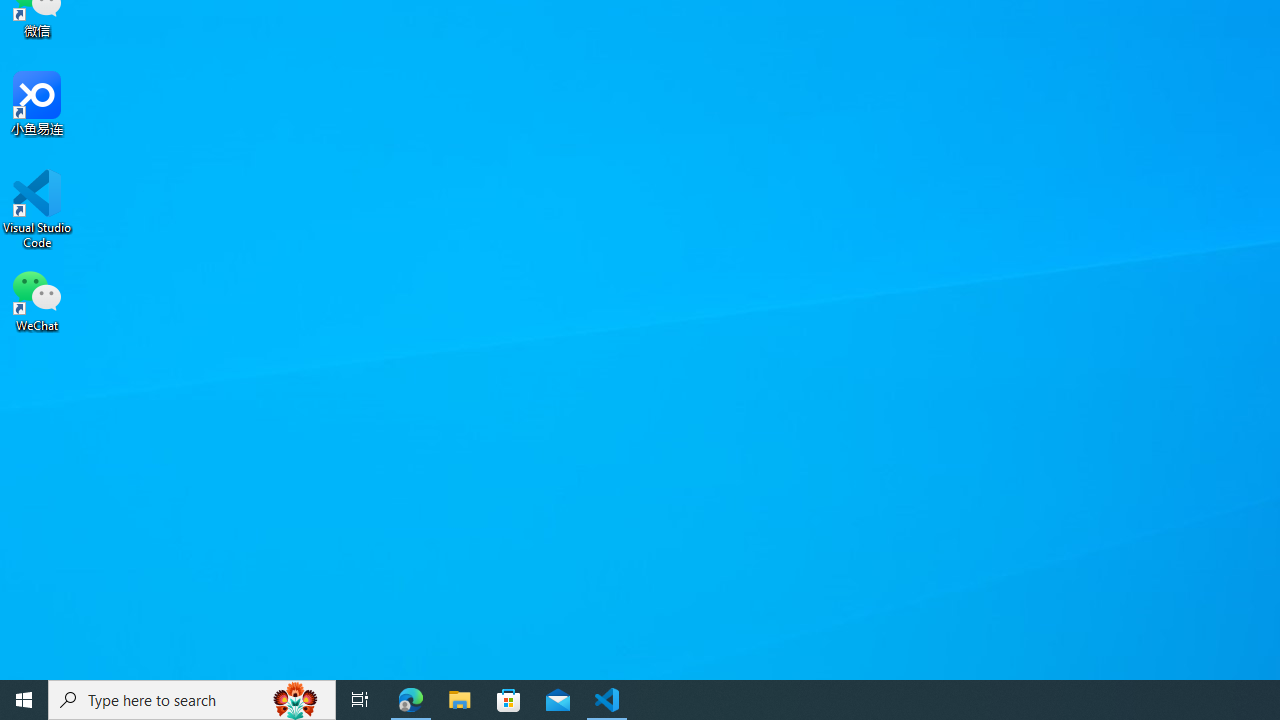 The height and width of the screenshot is (720, 1280). Describe the element at coordinates (294, 698) in the screenshot. I see `'Search highlights icon opens search home window'` at that location.